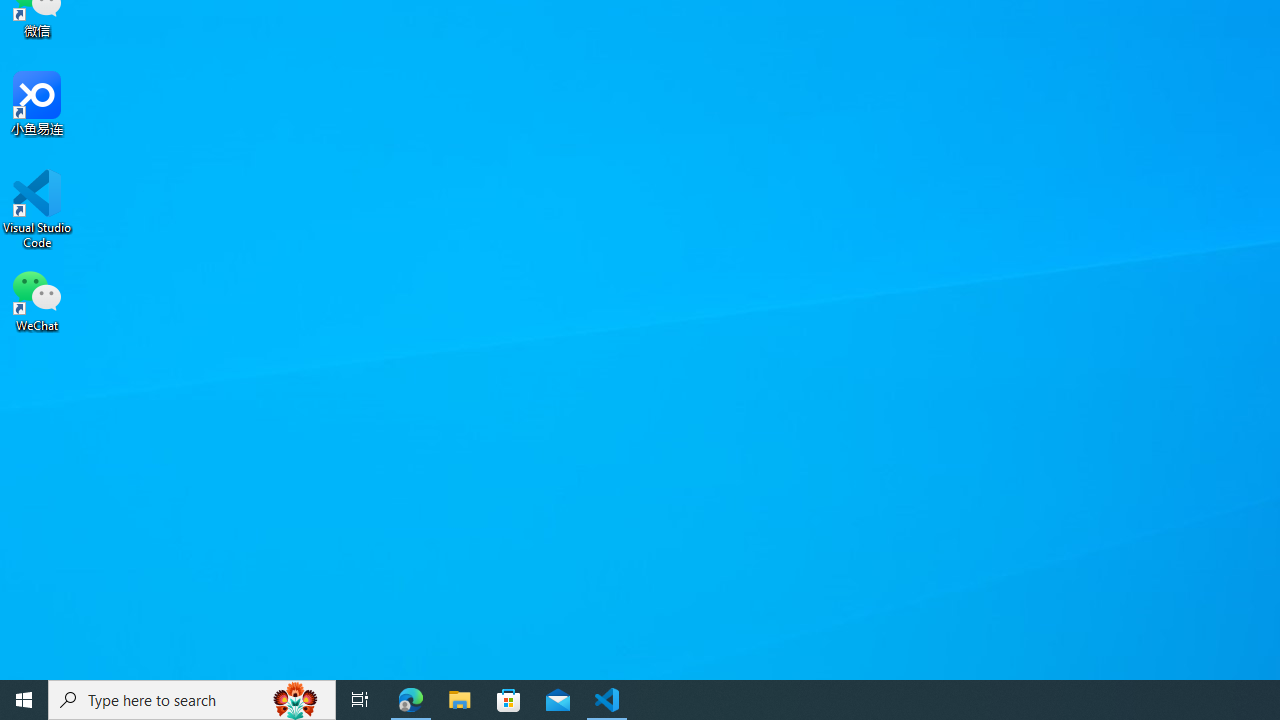 The height and width of the screenshot is (720, 1280). Describe the element at coordinates (294, 698) in the screenshot. I see `'Search highlights icon opens search home window'` at that location.